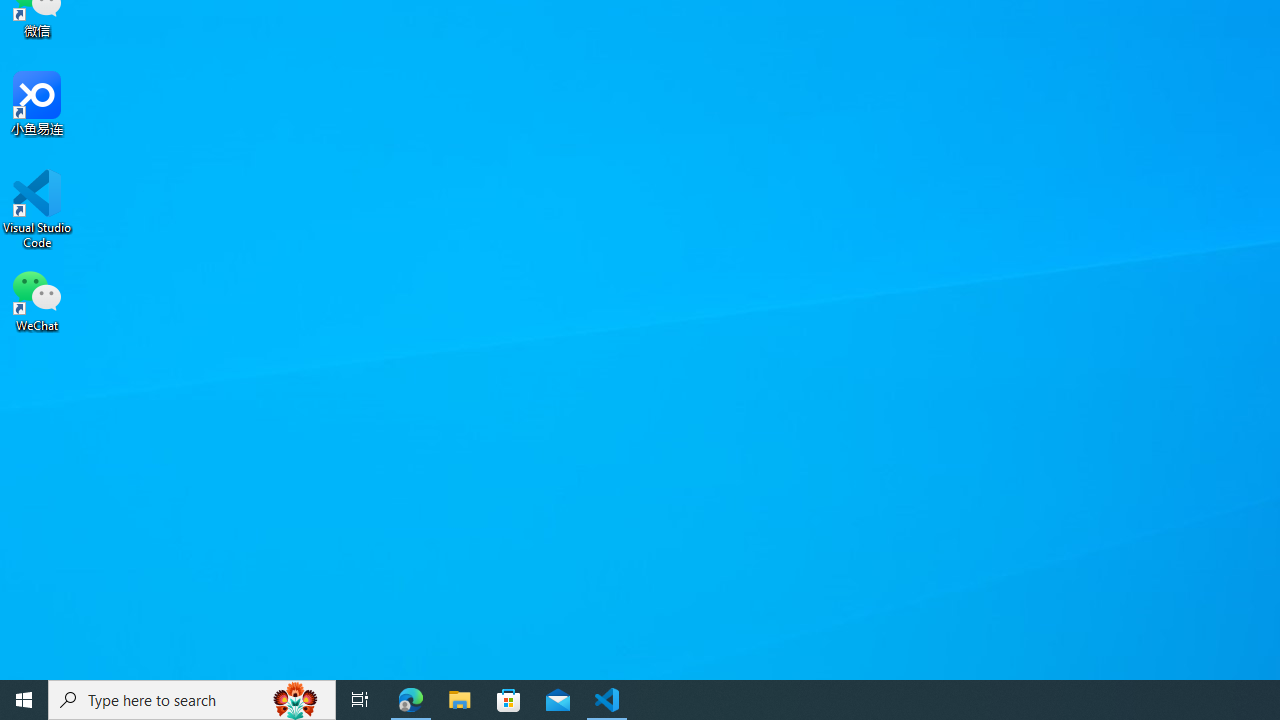 The height and width of the screenshot is (720, 1280). Describe the element at coordinates (294, 698) in the screenshot. I see `'Search highlights icon opens search home window'` at that location.